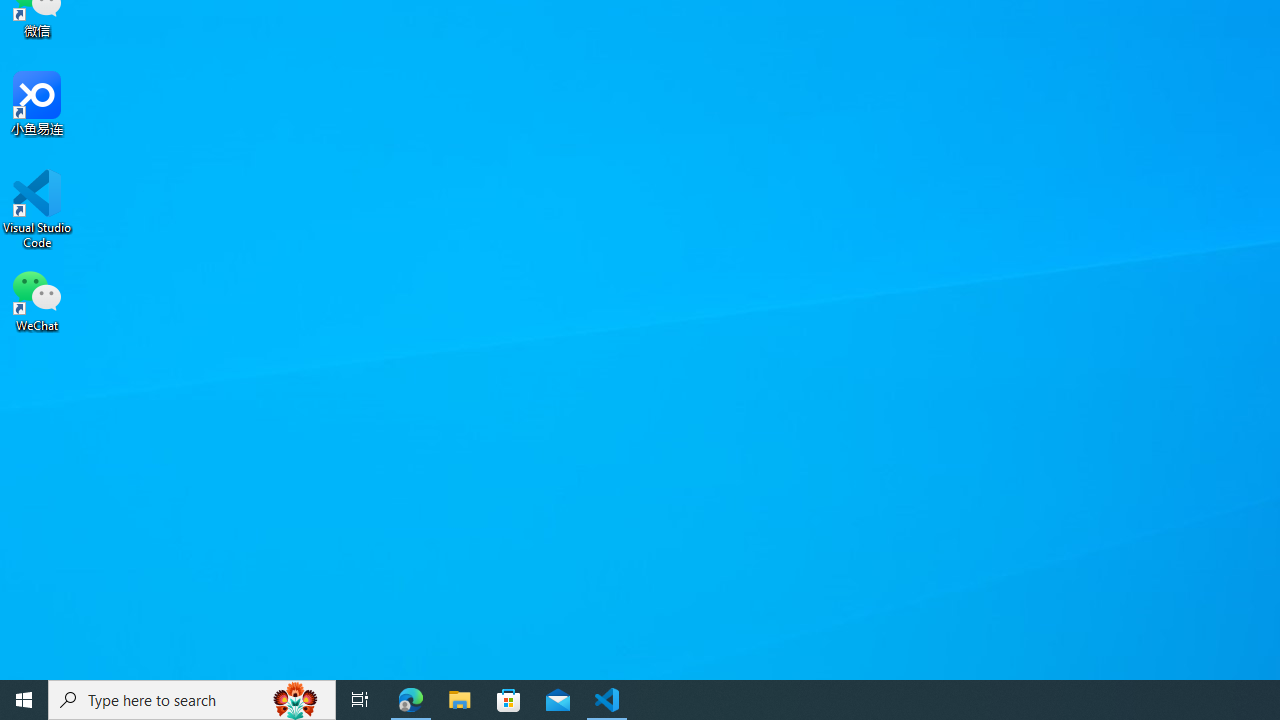 The height and width of the screenshot is (720, 1280). Describe the element at coordinates (294, 698) in the screenshot. I see `'Search highlights icon opens search home window'` at that location.